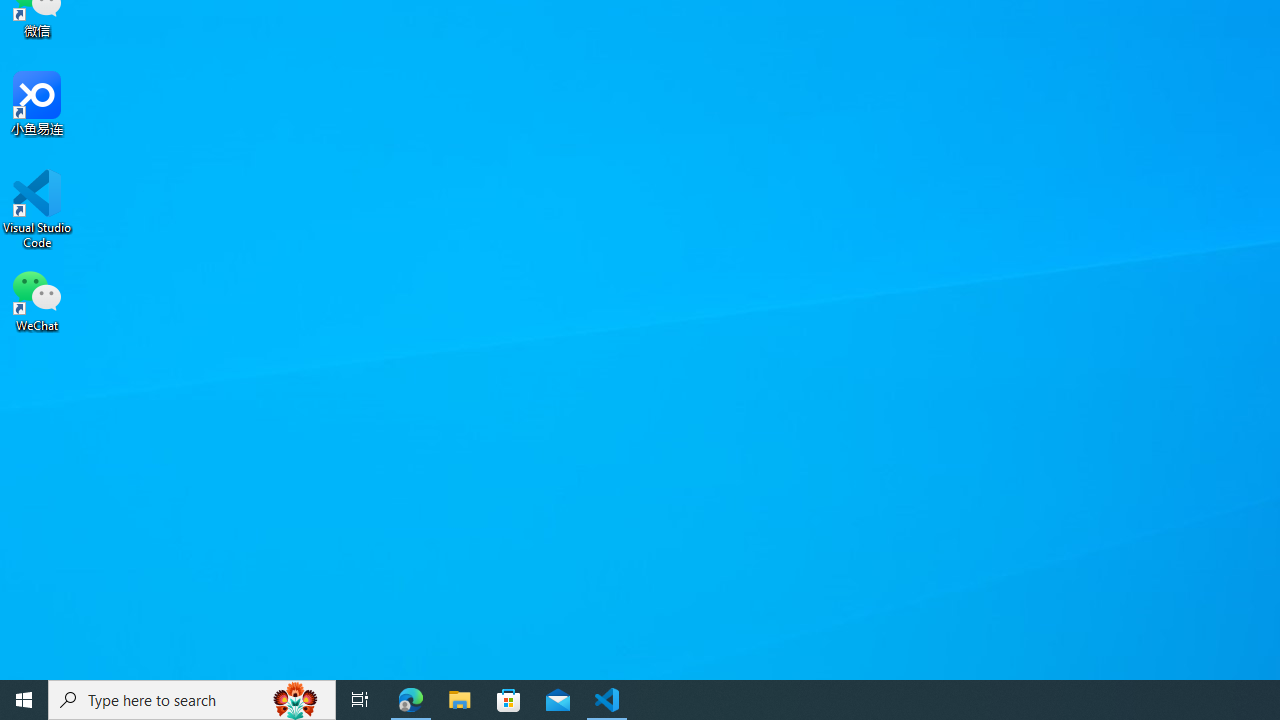 The height and width of the screenshot is (720, 1280). Describe the element at coordinates (294, 698) in the screenshot. I see `'Search highlights icon opens search home window'` at that location.